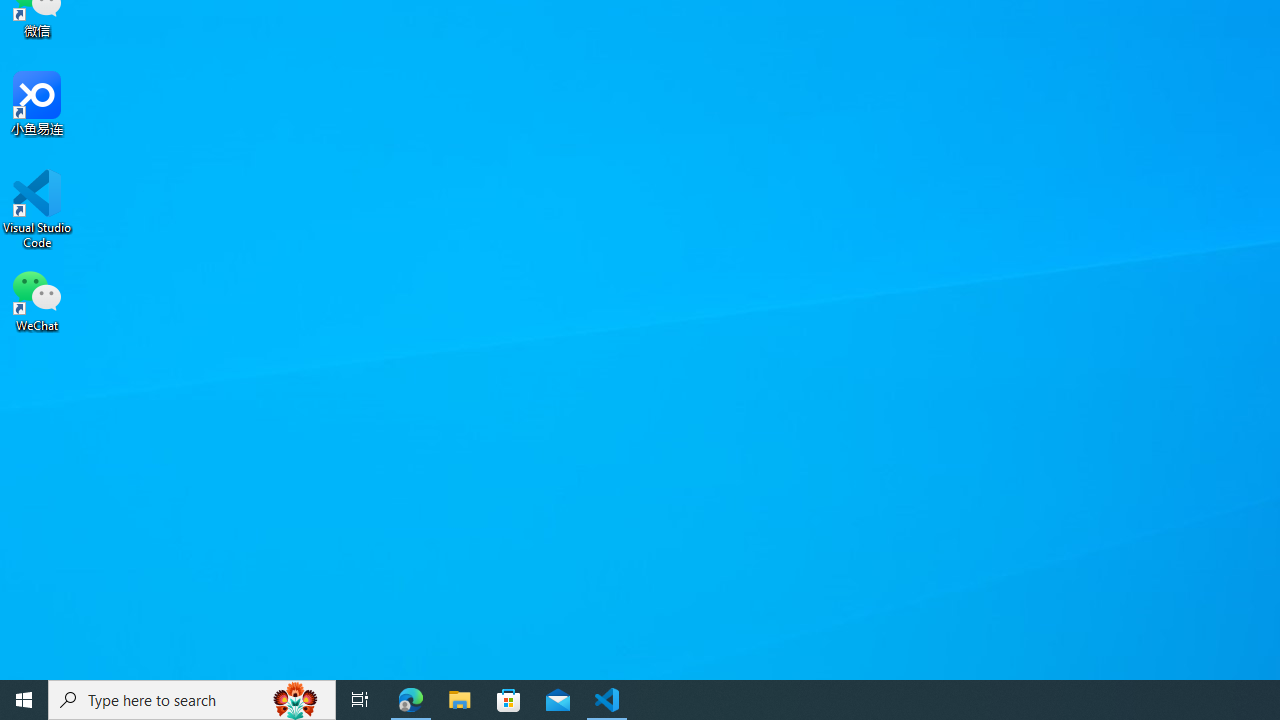 The height and width of the screenshot is (720, 1280). Describe the element at coordinates (294, 698) in the screenshot. I see `'Search highlights icon opens search home window'` at that location.